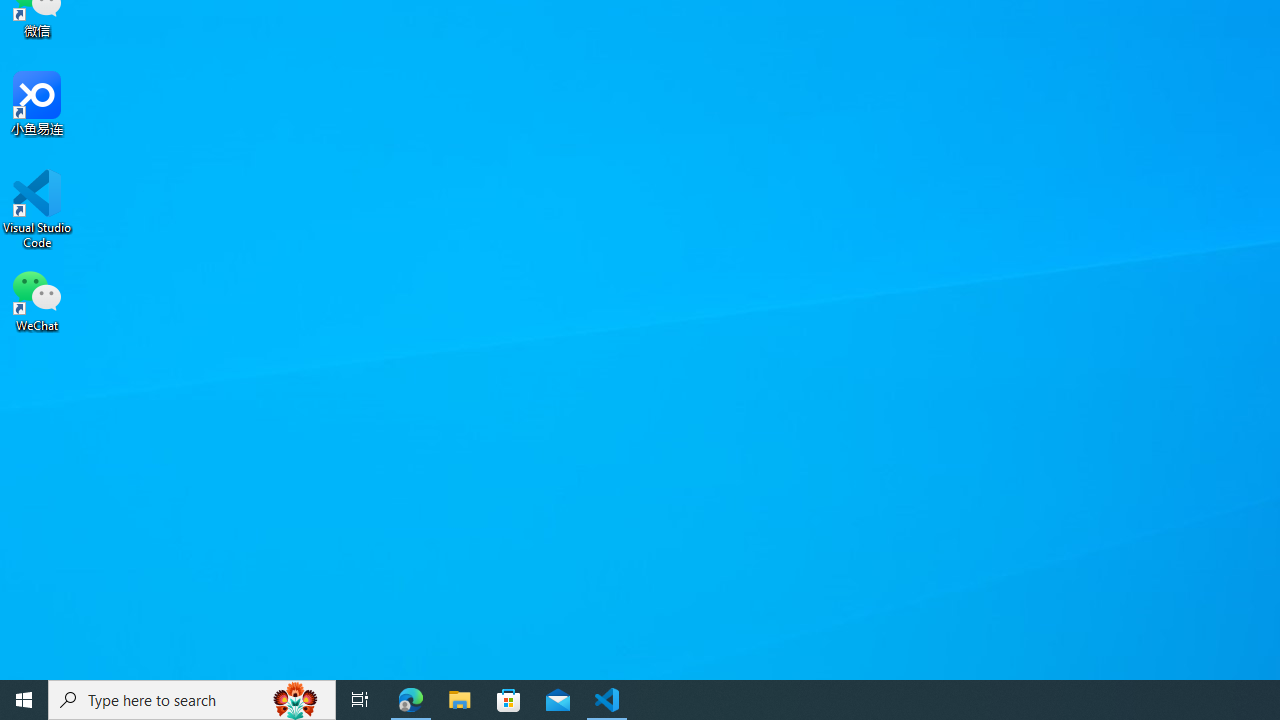 The height and width of the screenshot is (720, 1280). Describe the element at coordinates (294, 698) in the screenshot. I see `'Search highlights icon opens search home window'` at that location.